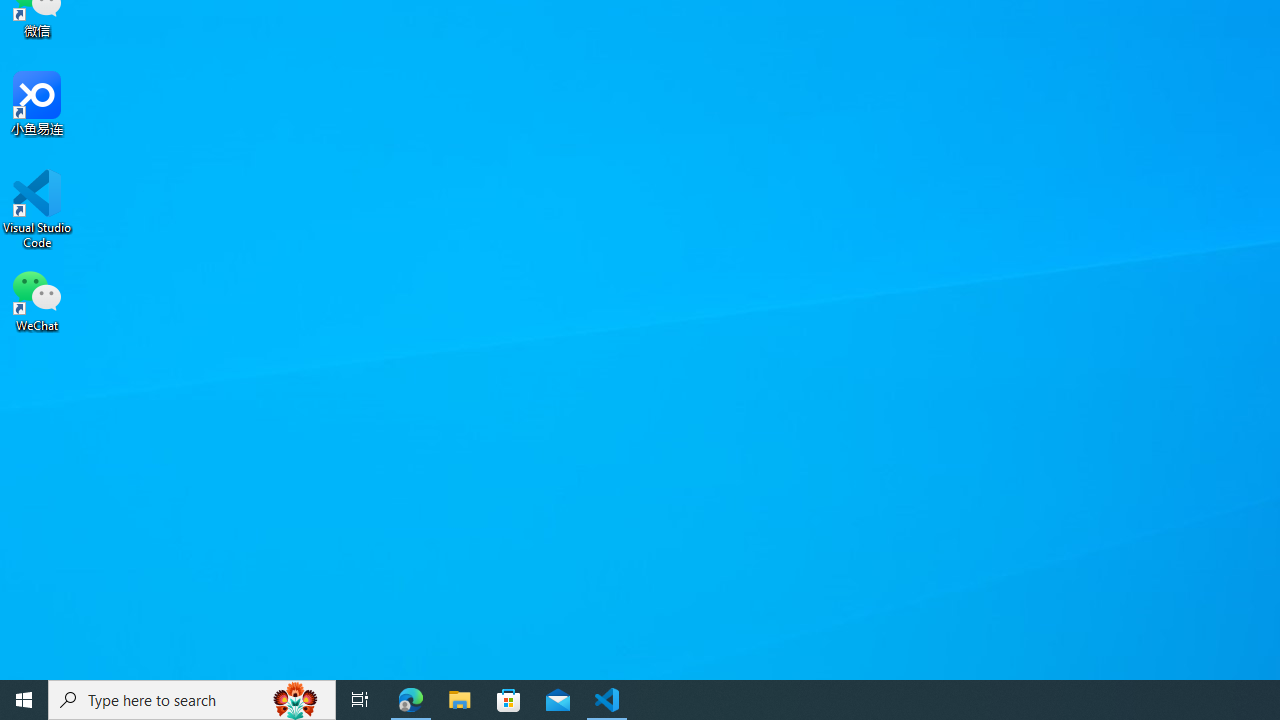 The height and width of the screenshot is (720, 1280). Describe the element at coordinates (294, 698) in the screenshot. I see `'Search highlights icon opens search home window'` at that location.